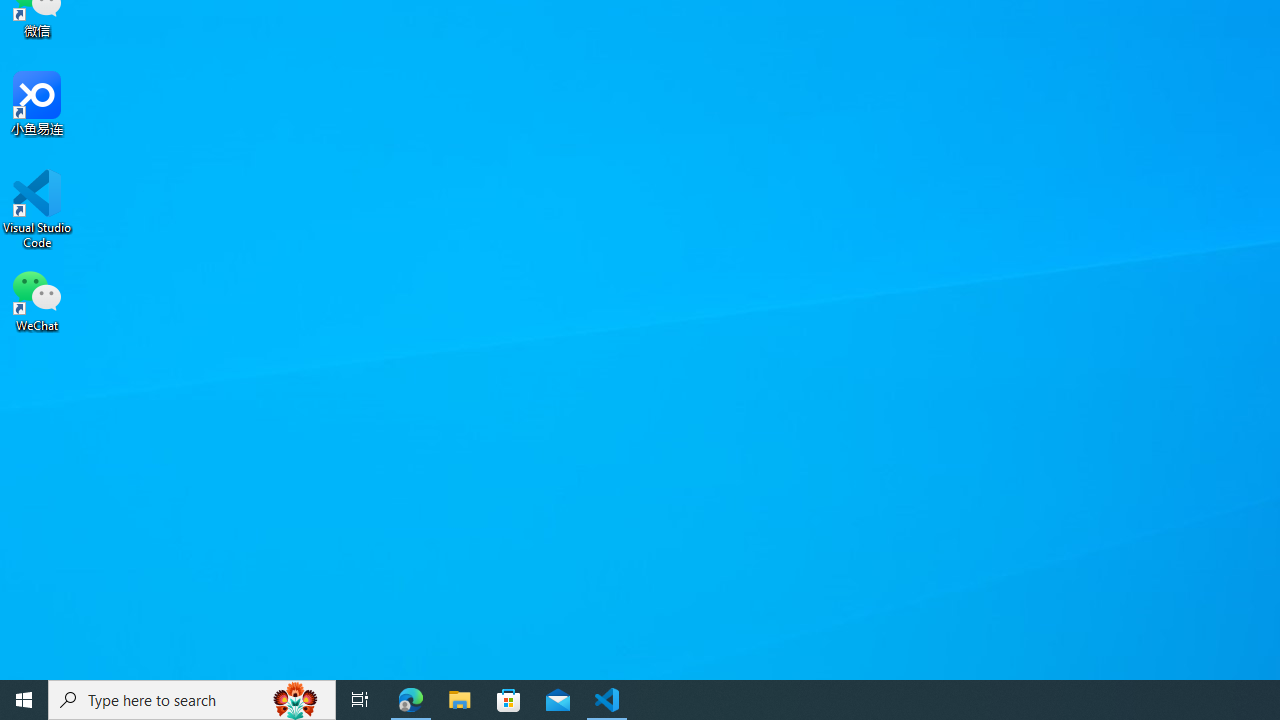 The height and width of the screenshot is (720, 1280). Describe the element at coordinates (294, 698) in the screenshot. I see `'Search highlights icon opens search home window'` at that location.